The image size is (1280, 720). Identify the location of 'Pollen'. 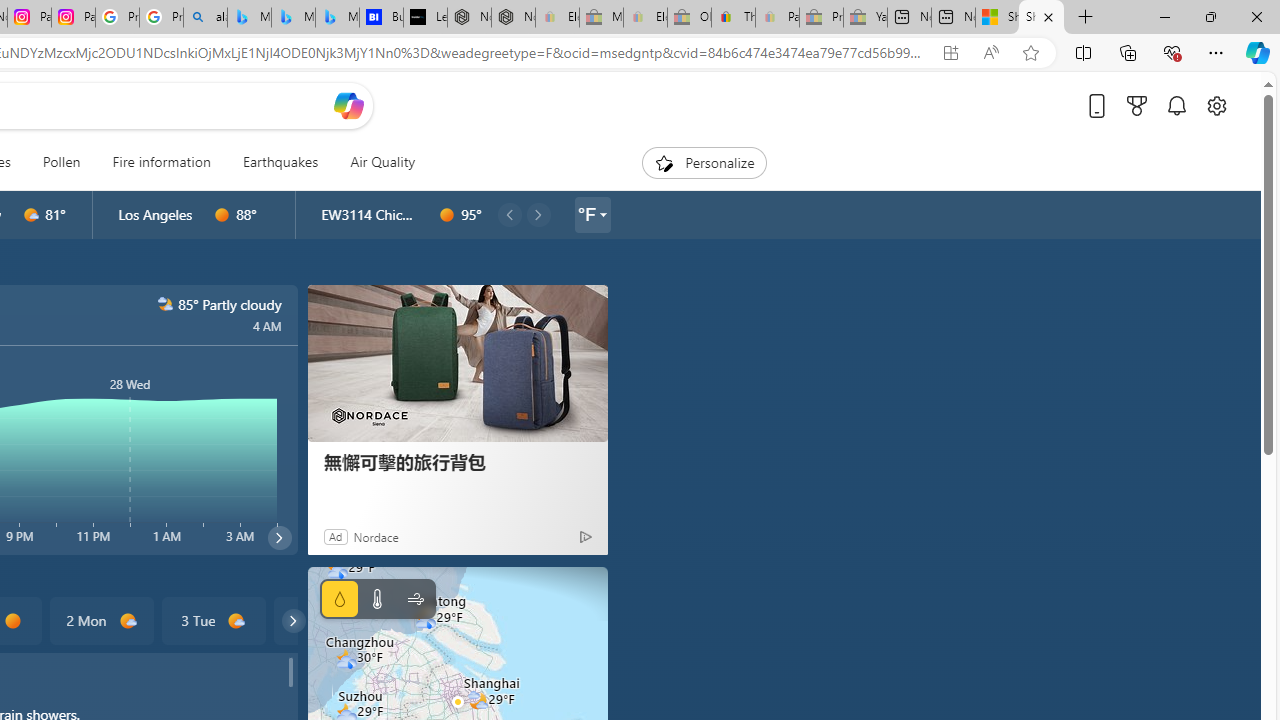
(61, 162).